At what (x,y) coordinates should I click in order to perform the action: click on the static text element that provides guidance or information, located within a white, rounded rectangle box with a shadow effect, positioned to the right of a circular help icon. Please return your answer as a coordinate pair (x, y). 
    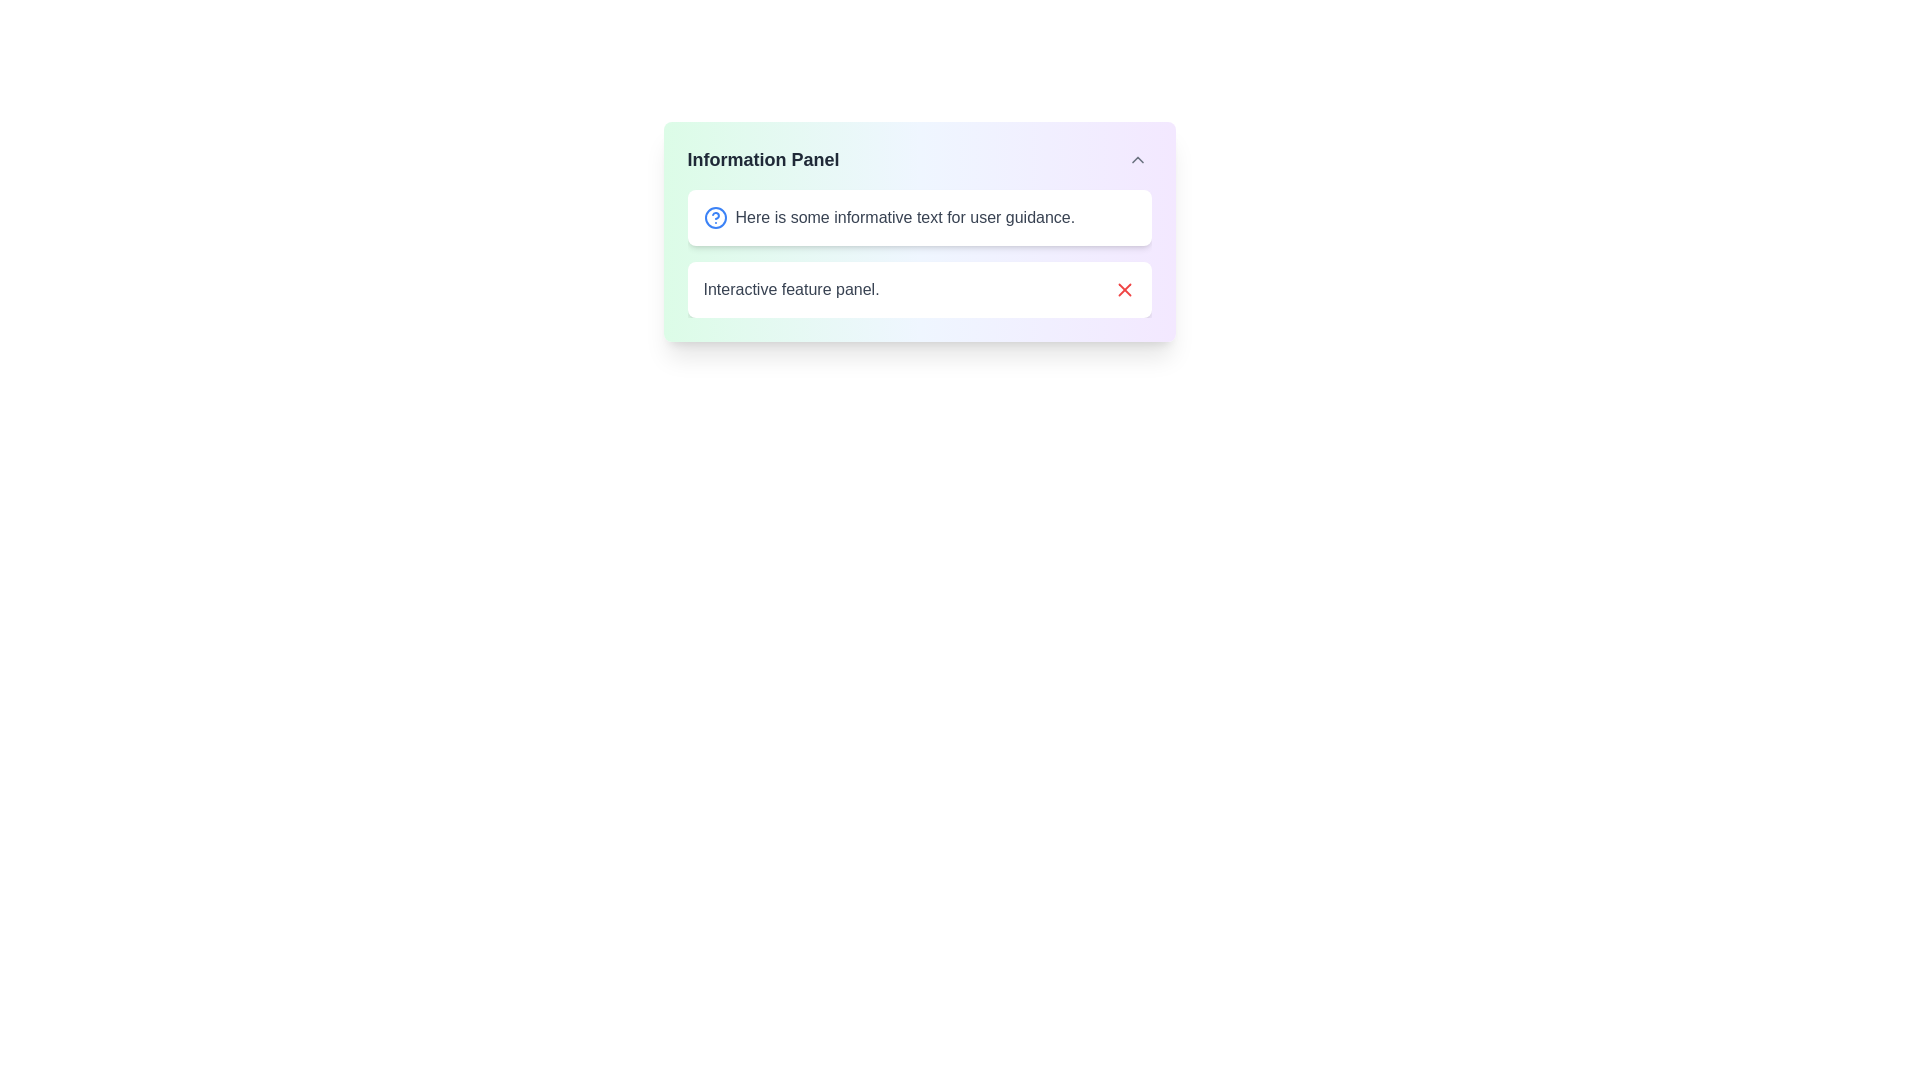
    Looking at the image, I should click on (904, 218).